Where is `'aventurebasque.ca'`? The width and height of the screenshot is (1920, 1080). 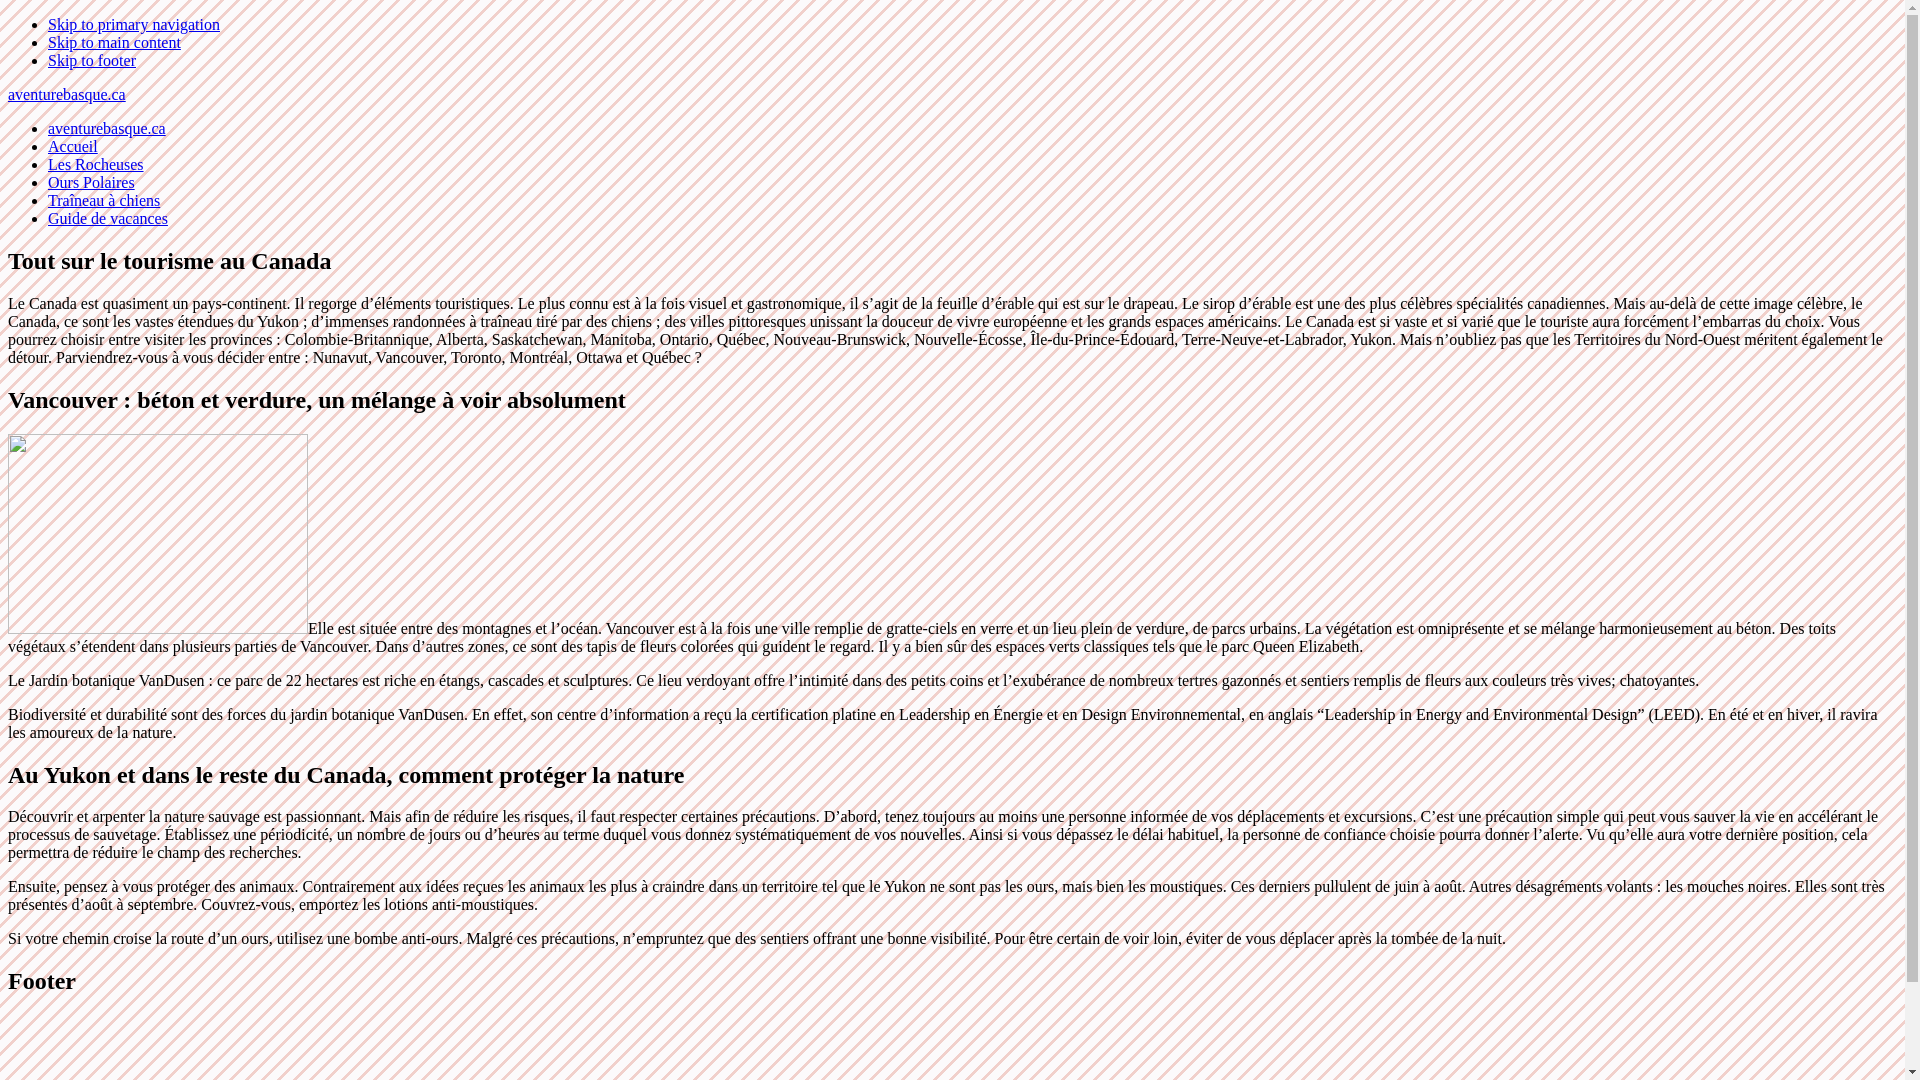 'aventurebasque.ca' is located at coordinates (105, 128).